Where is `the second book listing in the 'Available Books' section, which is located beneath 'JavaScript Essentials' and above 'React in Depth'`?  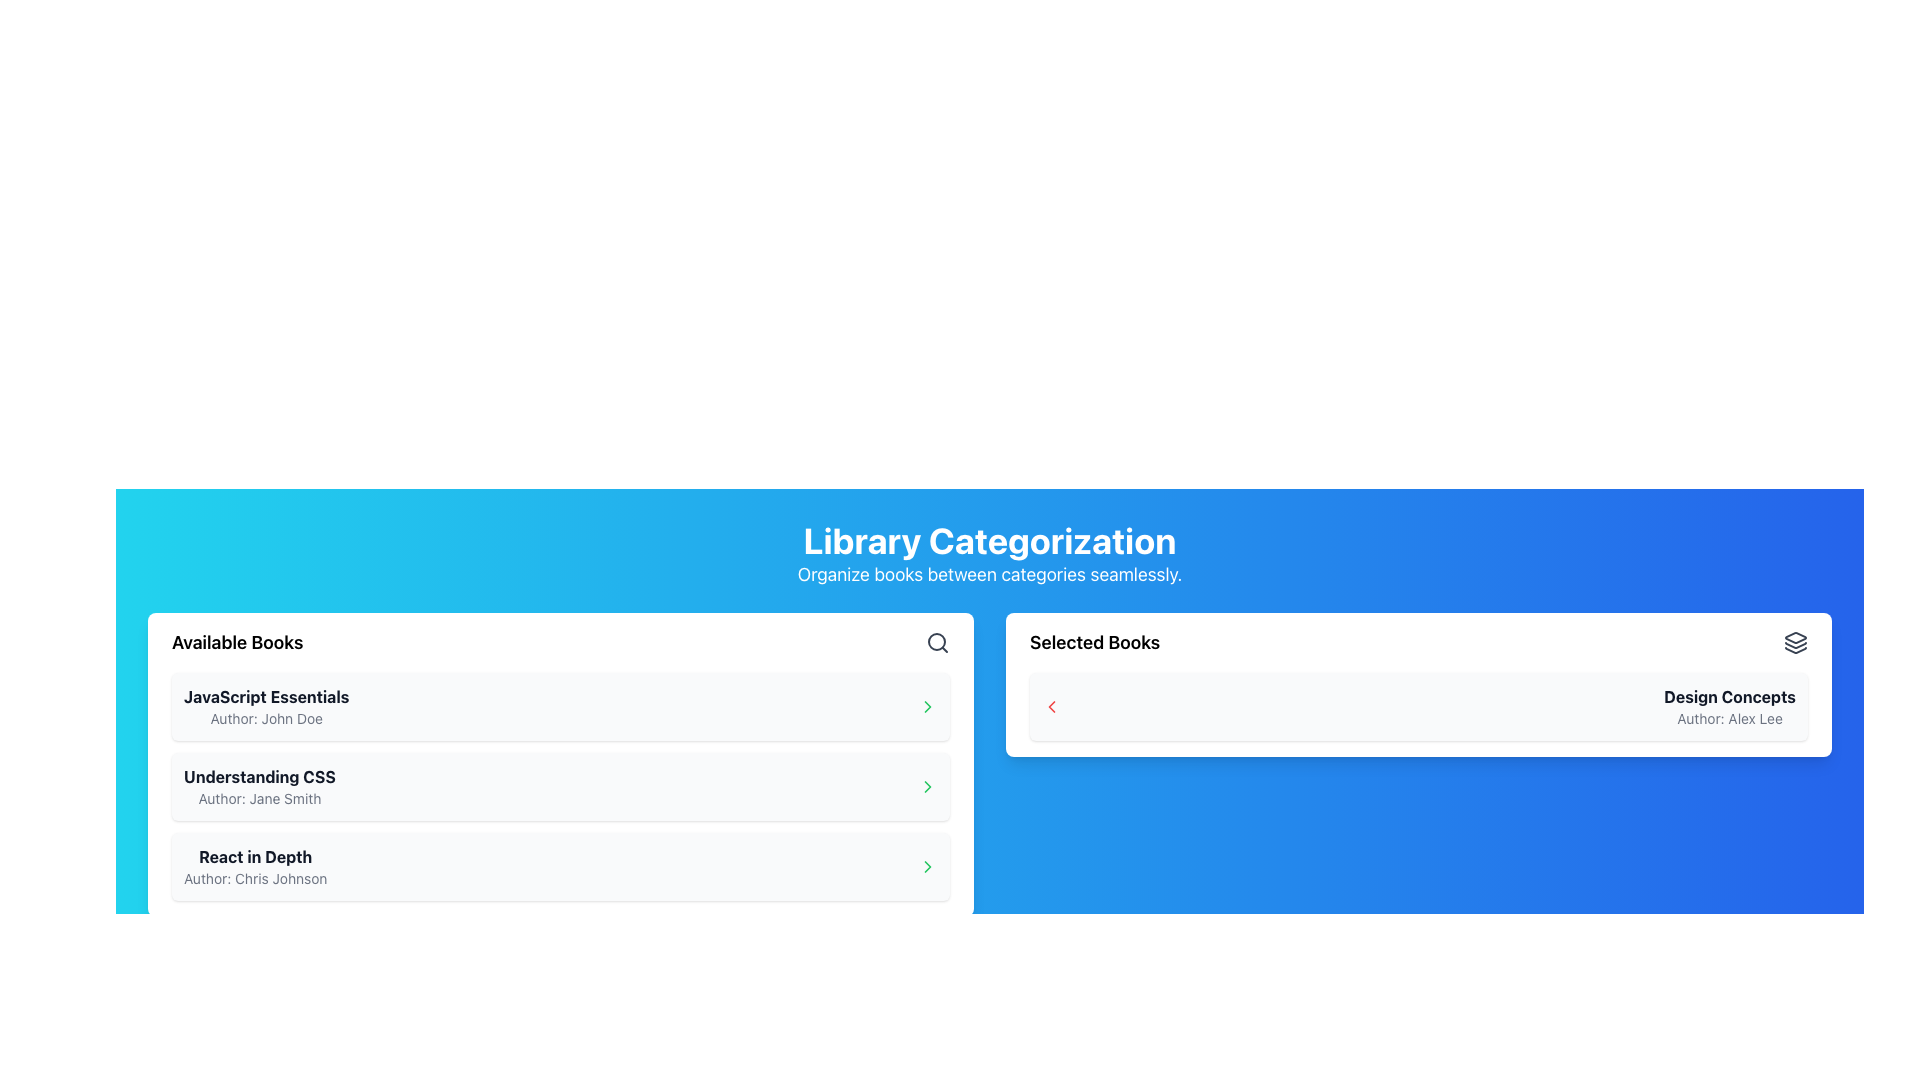 the second book listing in the 'Available Books' section, which is located beneath 'JavaScript Essentials' and above 'React in Depth' is located at coordinates (258, 785).